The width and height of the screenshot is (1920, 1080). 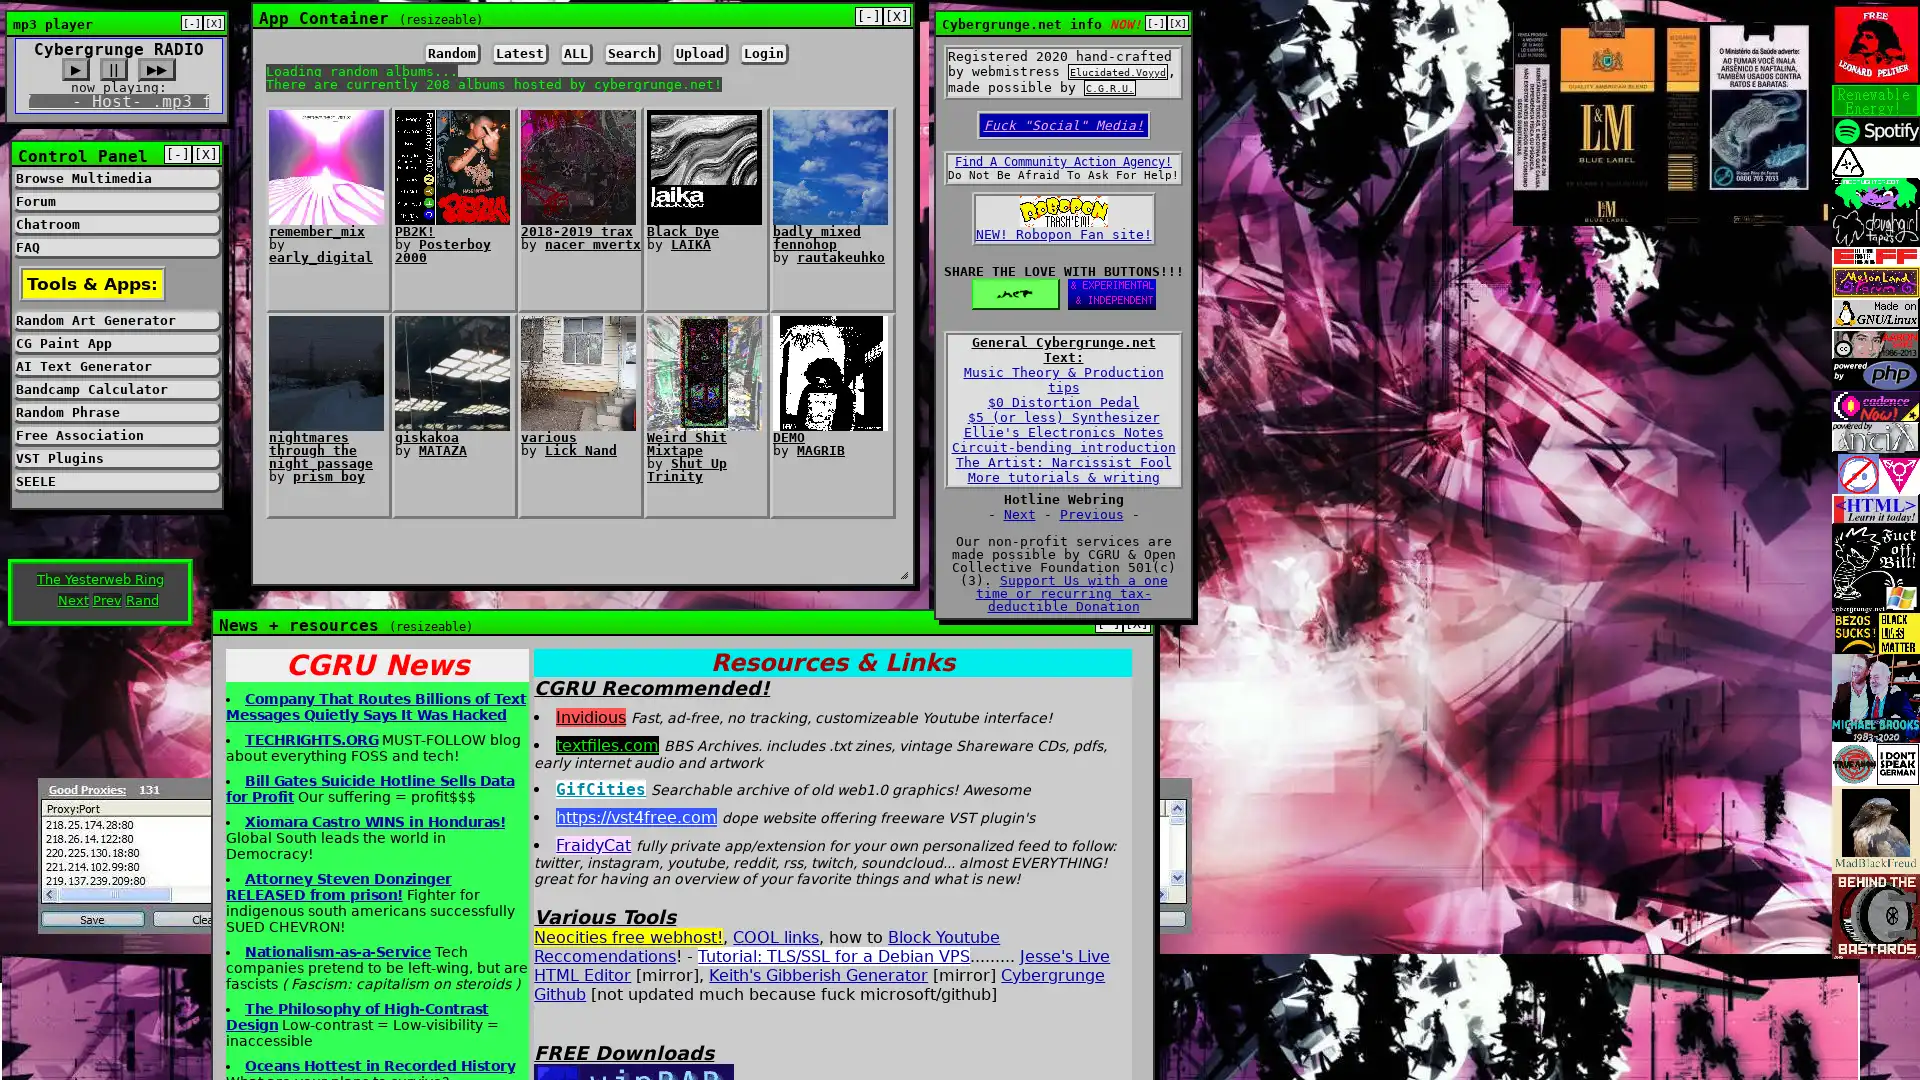 What do you see at coordinates (192, 23) in the screenshot?
I see `[-]` at bounding box center [192, 23].